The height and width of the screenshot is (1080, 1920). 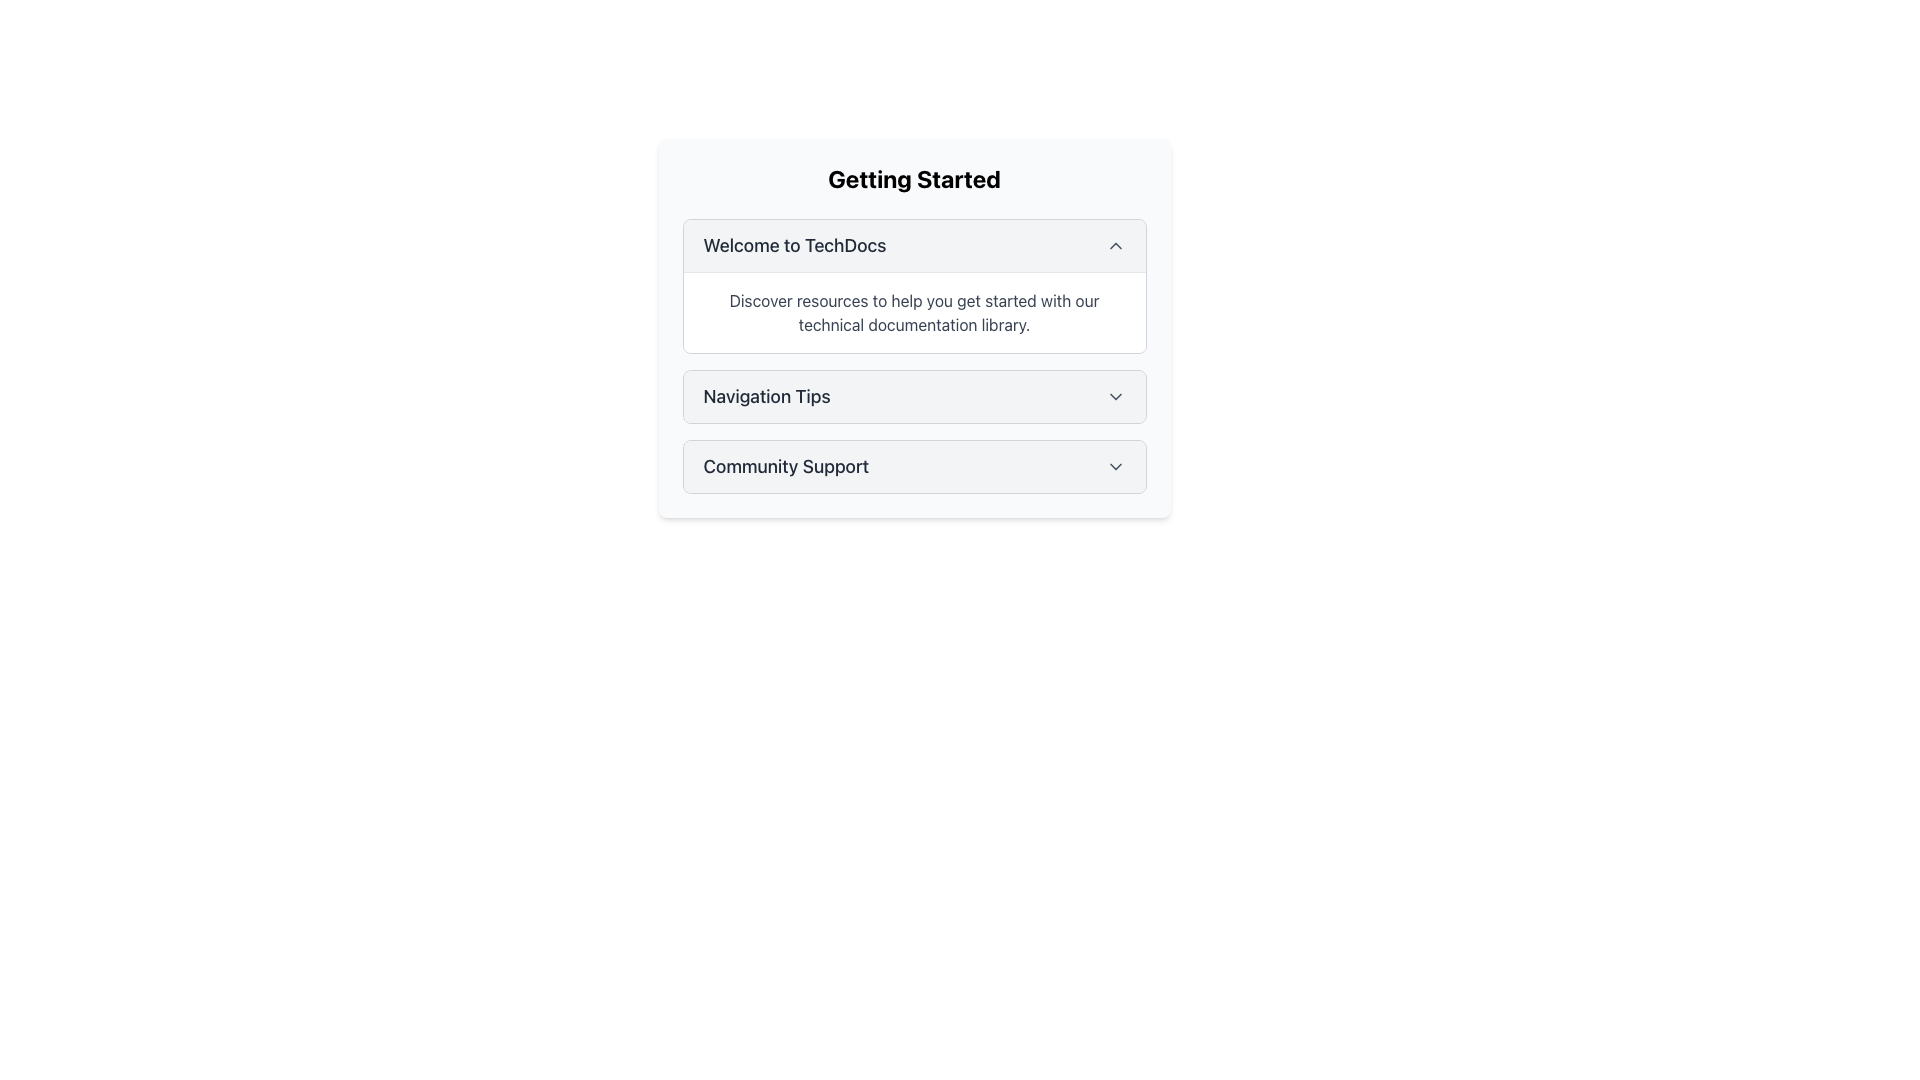 What do you see at coordinates (1114, 245) in the screenshot?
I see `the chevron icon located on the far right of the 'Welcome to TechDocs' header section` at bounding box center [1114, 245].